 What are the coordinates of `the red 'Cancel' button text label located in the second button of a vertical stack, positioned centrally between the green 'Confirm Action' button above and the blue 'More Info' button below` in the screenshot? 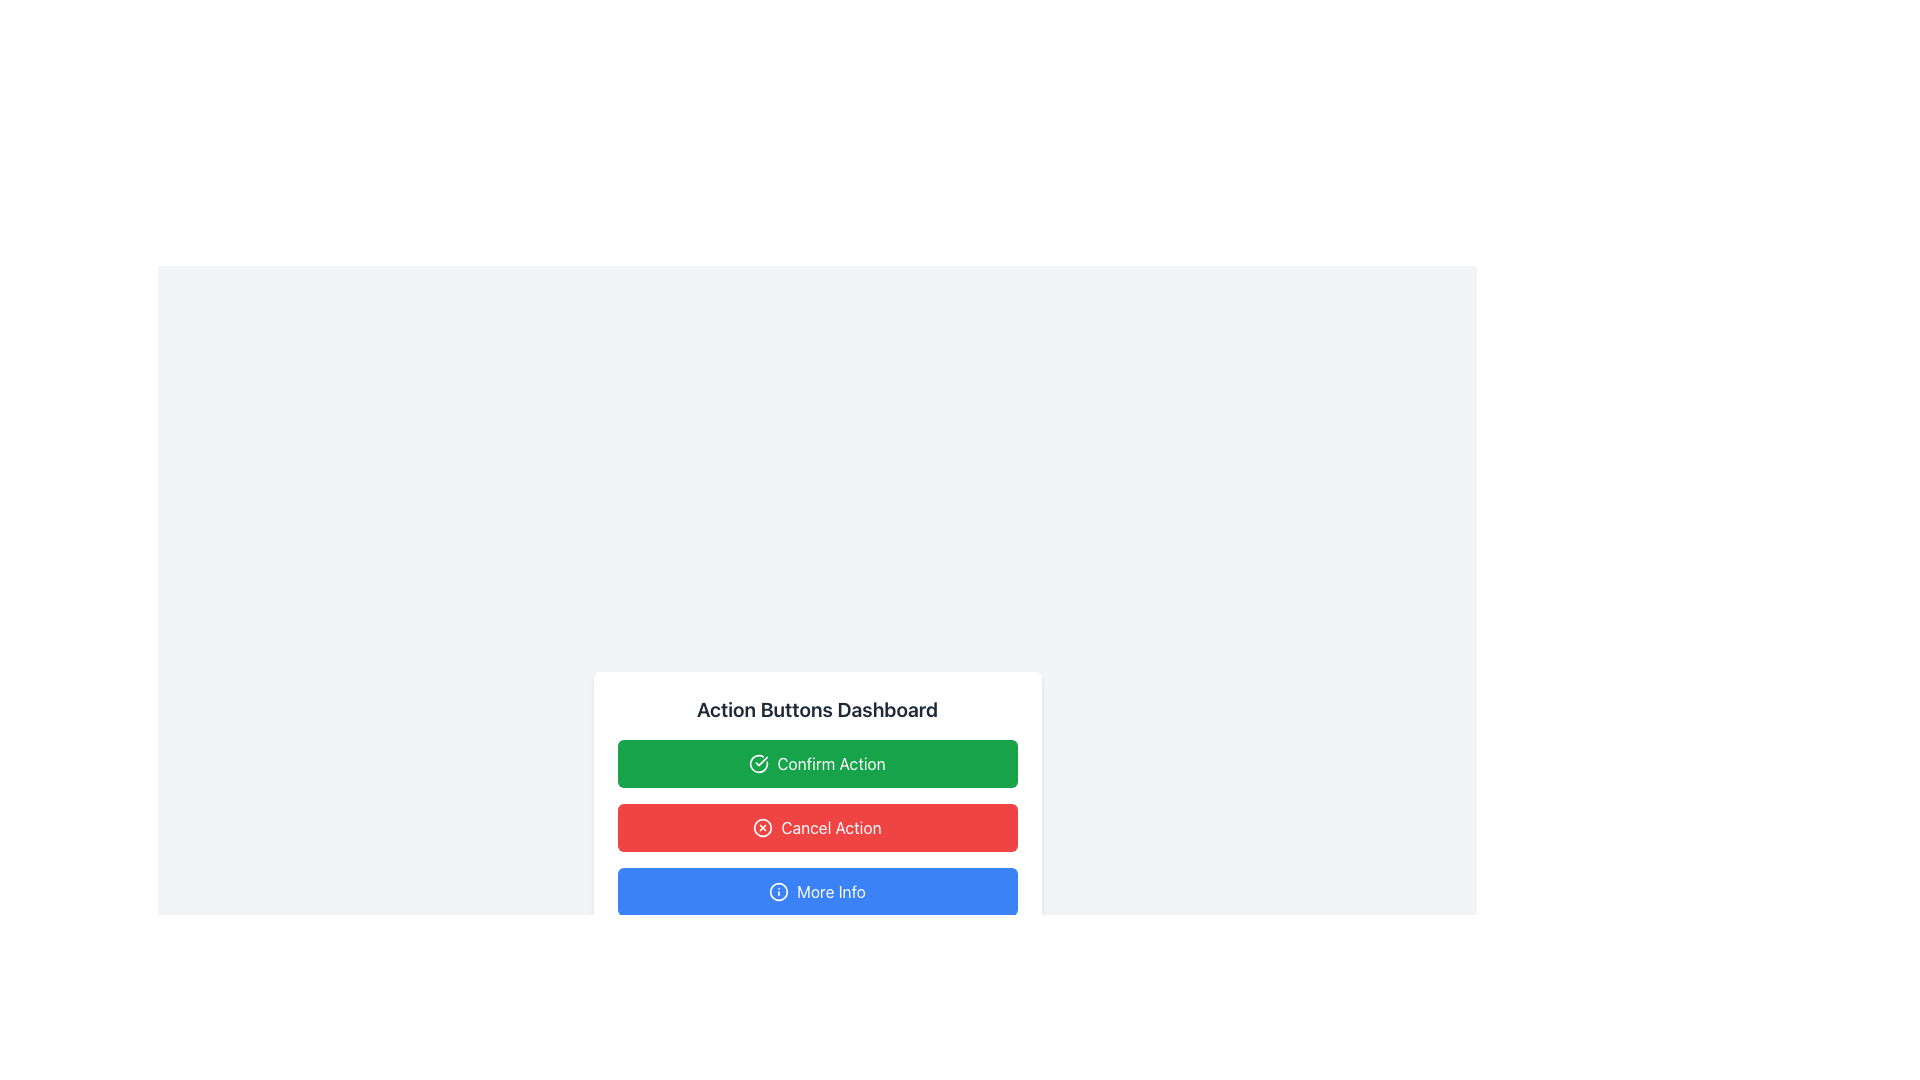 It's located at (831, 828).